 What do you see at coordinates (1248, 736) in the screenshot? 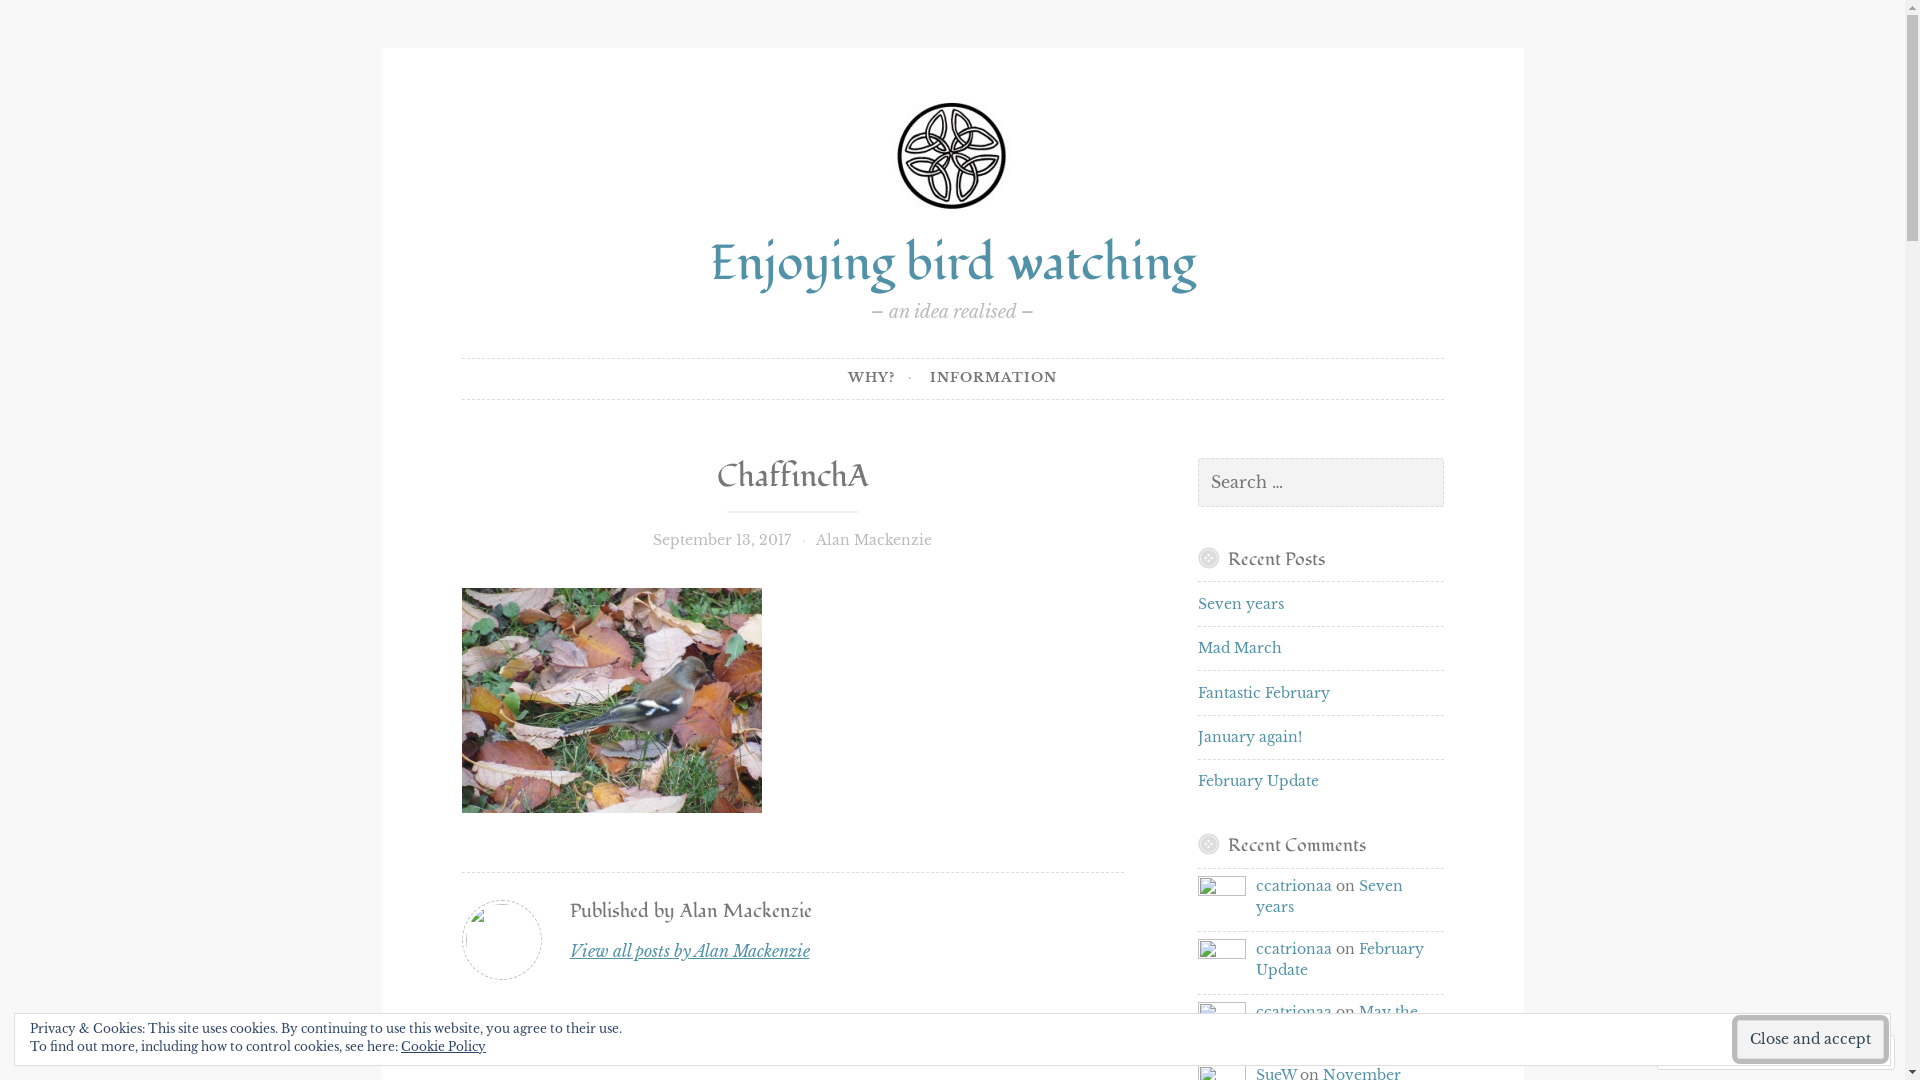
I see `'January again!'` at bounding box center [1248, 736].